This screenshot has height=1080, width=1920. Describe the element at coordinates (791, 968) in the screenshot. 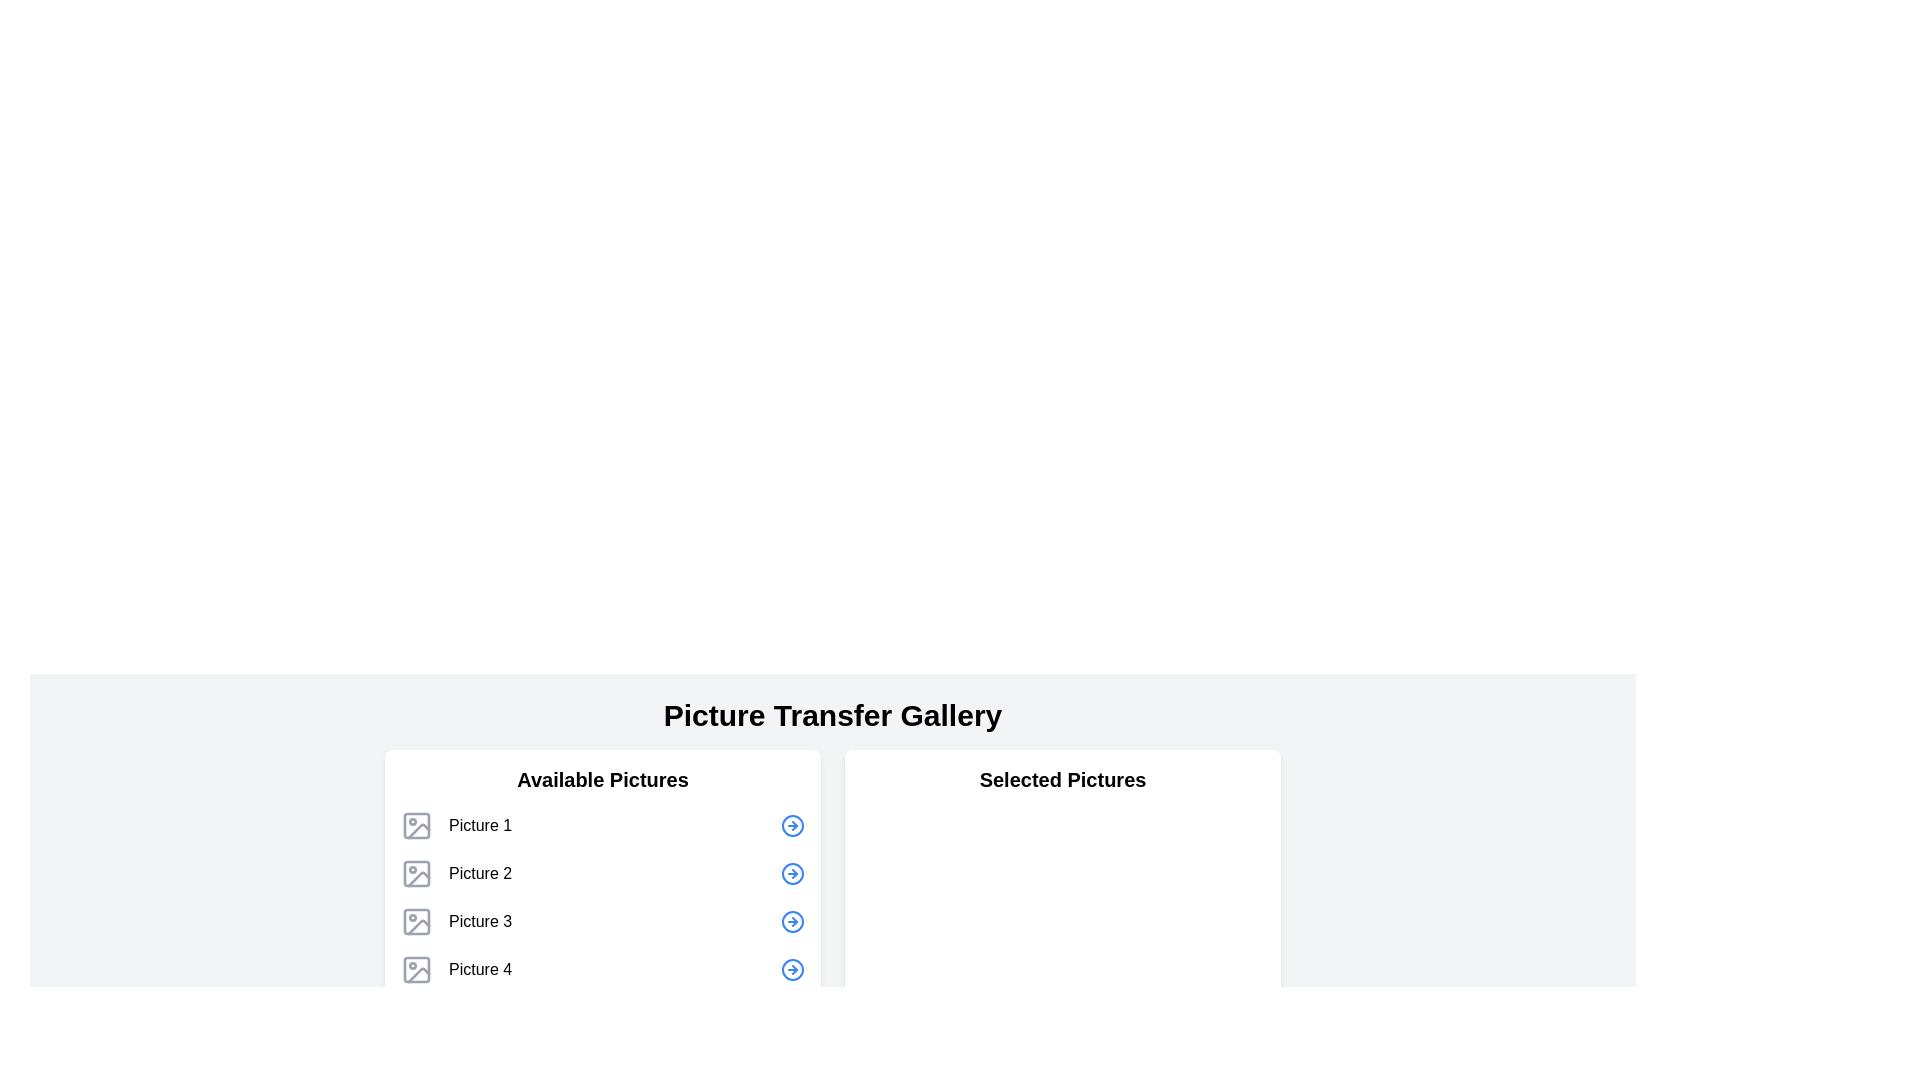

I see `the button that triggers operations related to 'Picture 4', positioned at the far-right end of its row` at that location.